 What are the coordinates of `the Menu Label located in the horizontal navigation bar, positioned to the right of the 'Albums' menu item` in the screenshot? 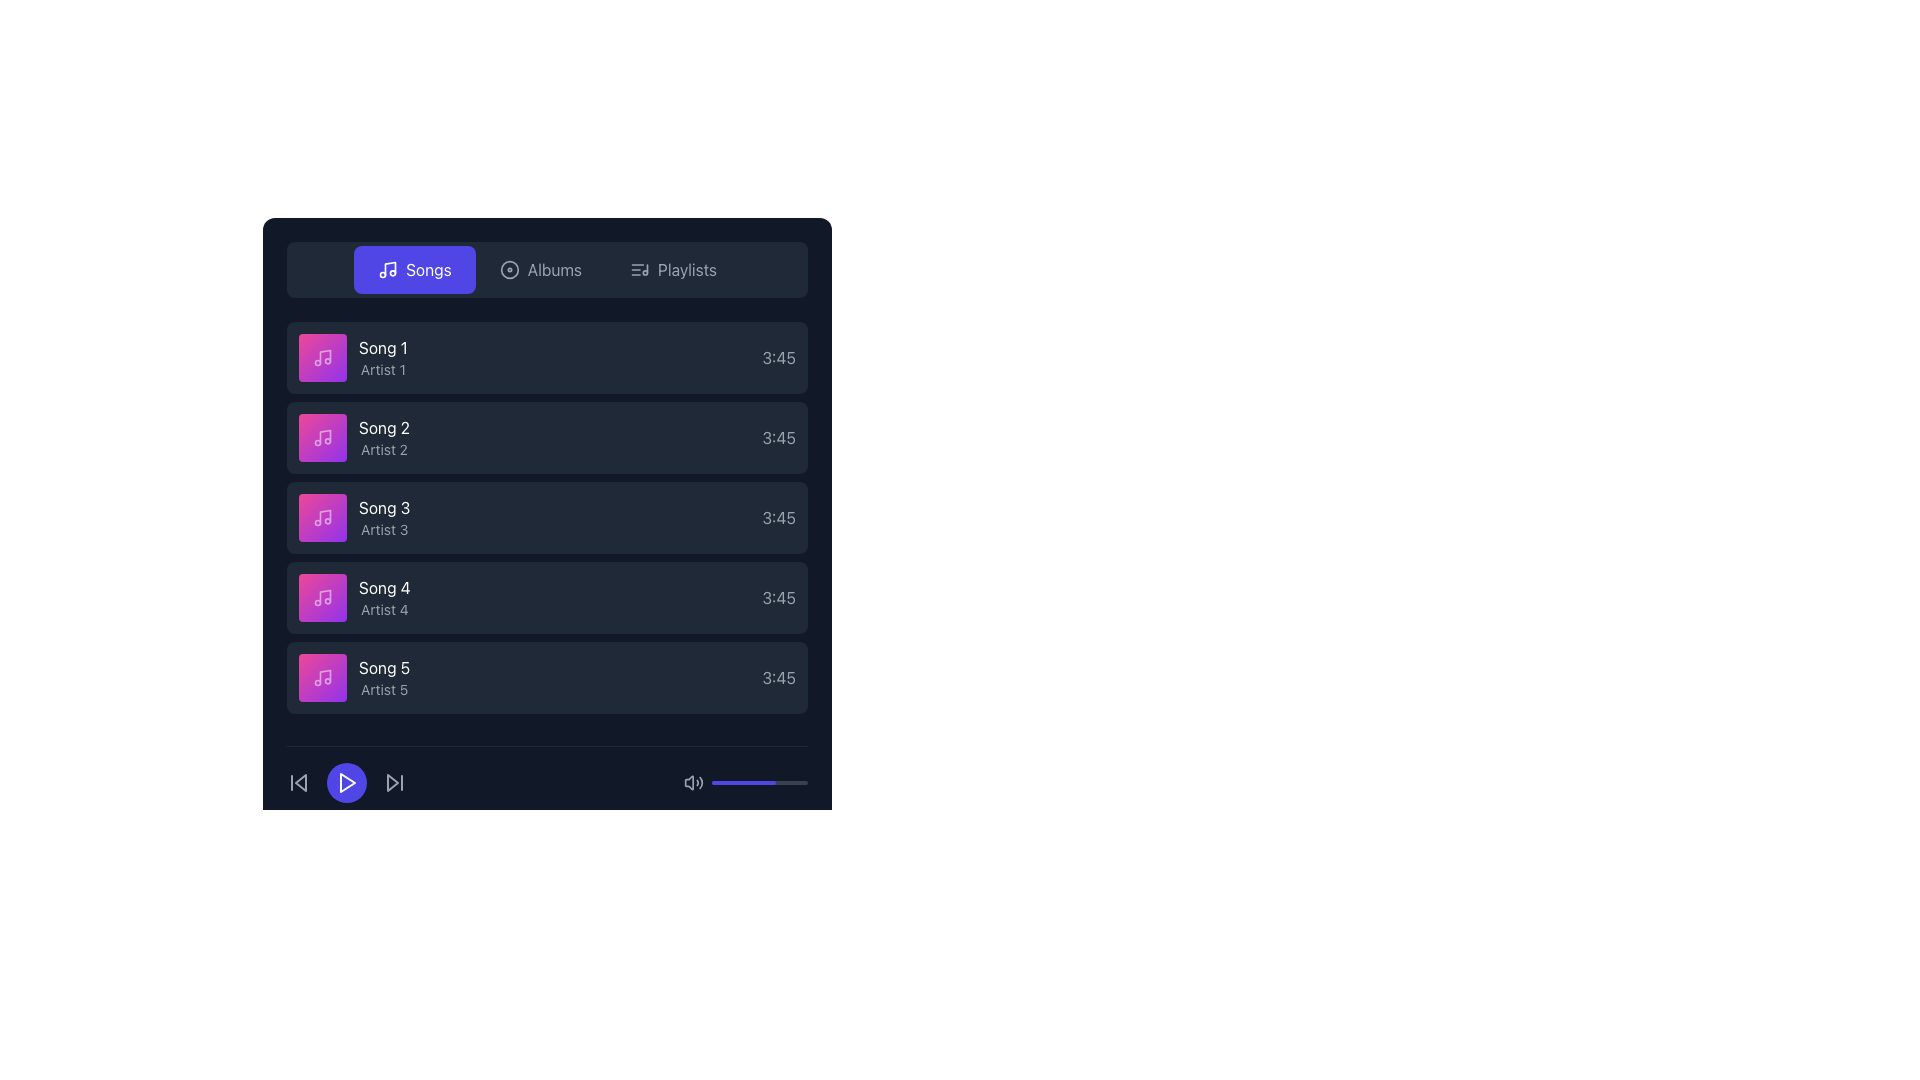 It's located at (687, 270).